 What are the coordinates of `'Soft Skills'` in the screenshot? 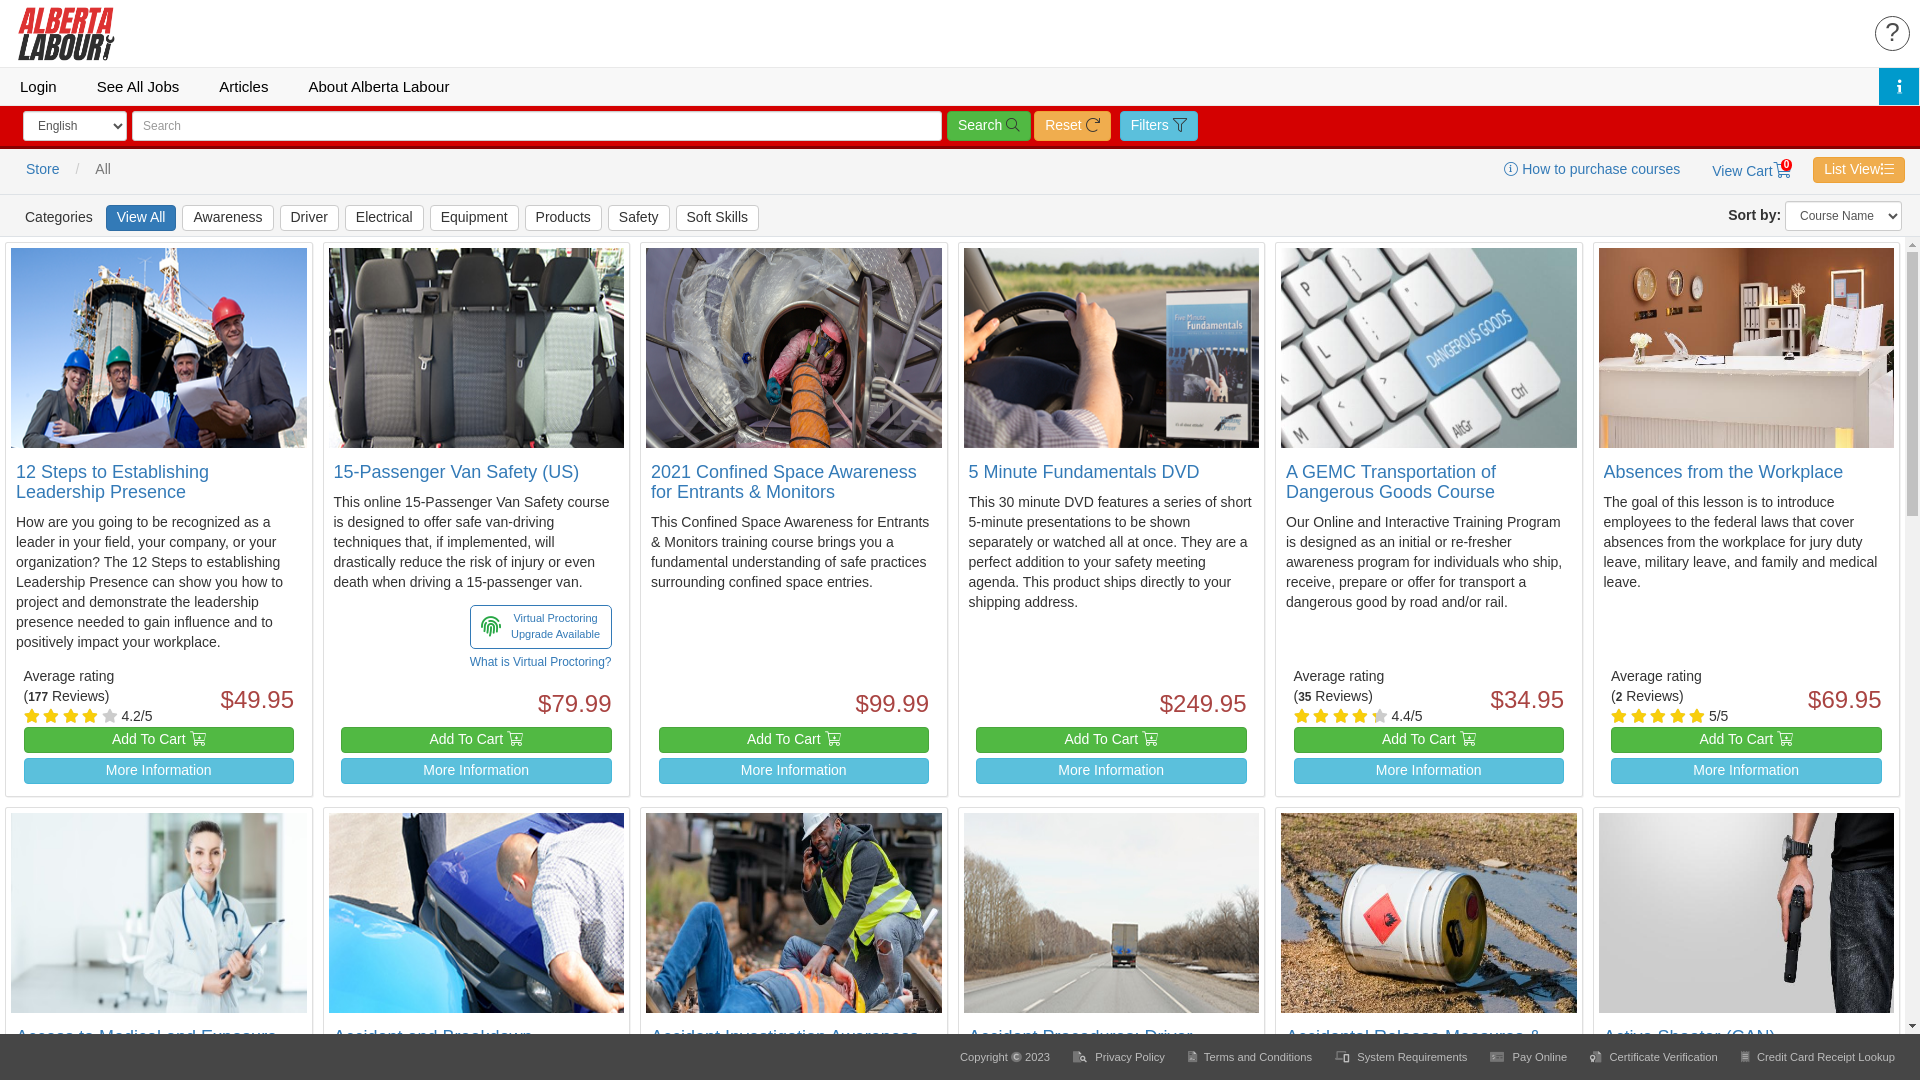 It's located at (717, 218).